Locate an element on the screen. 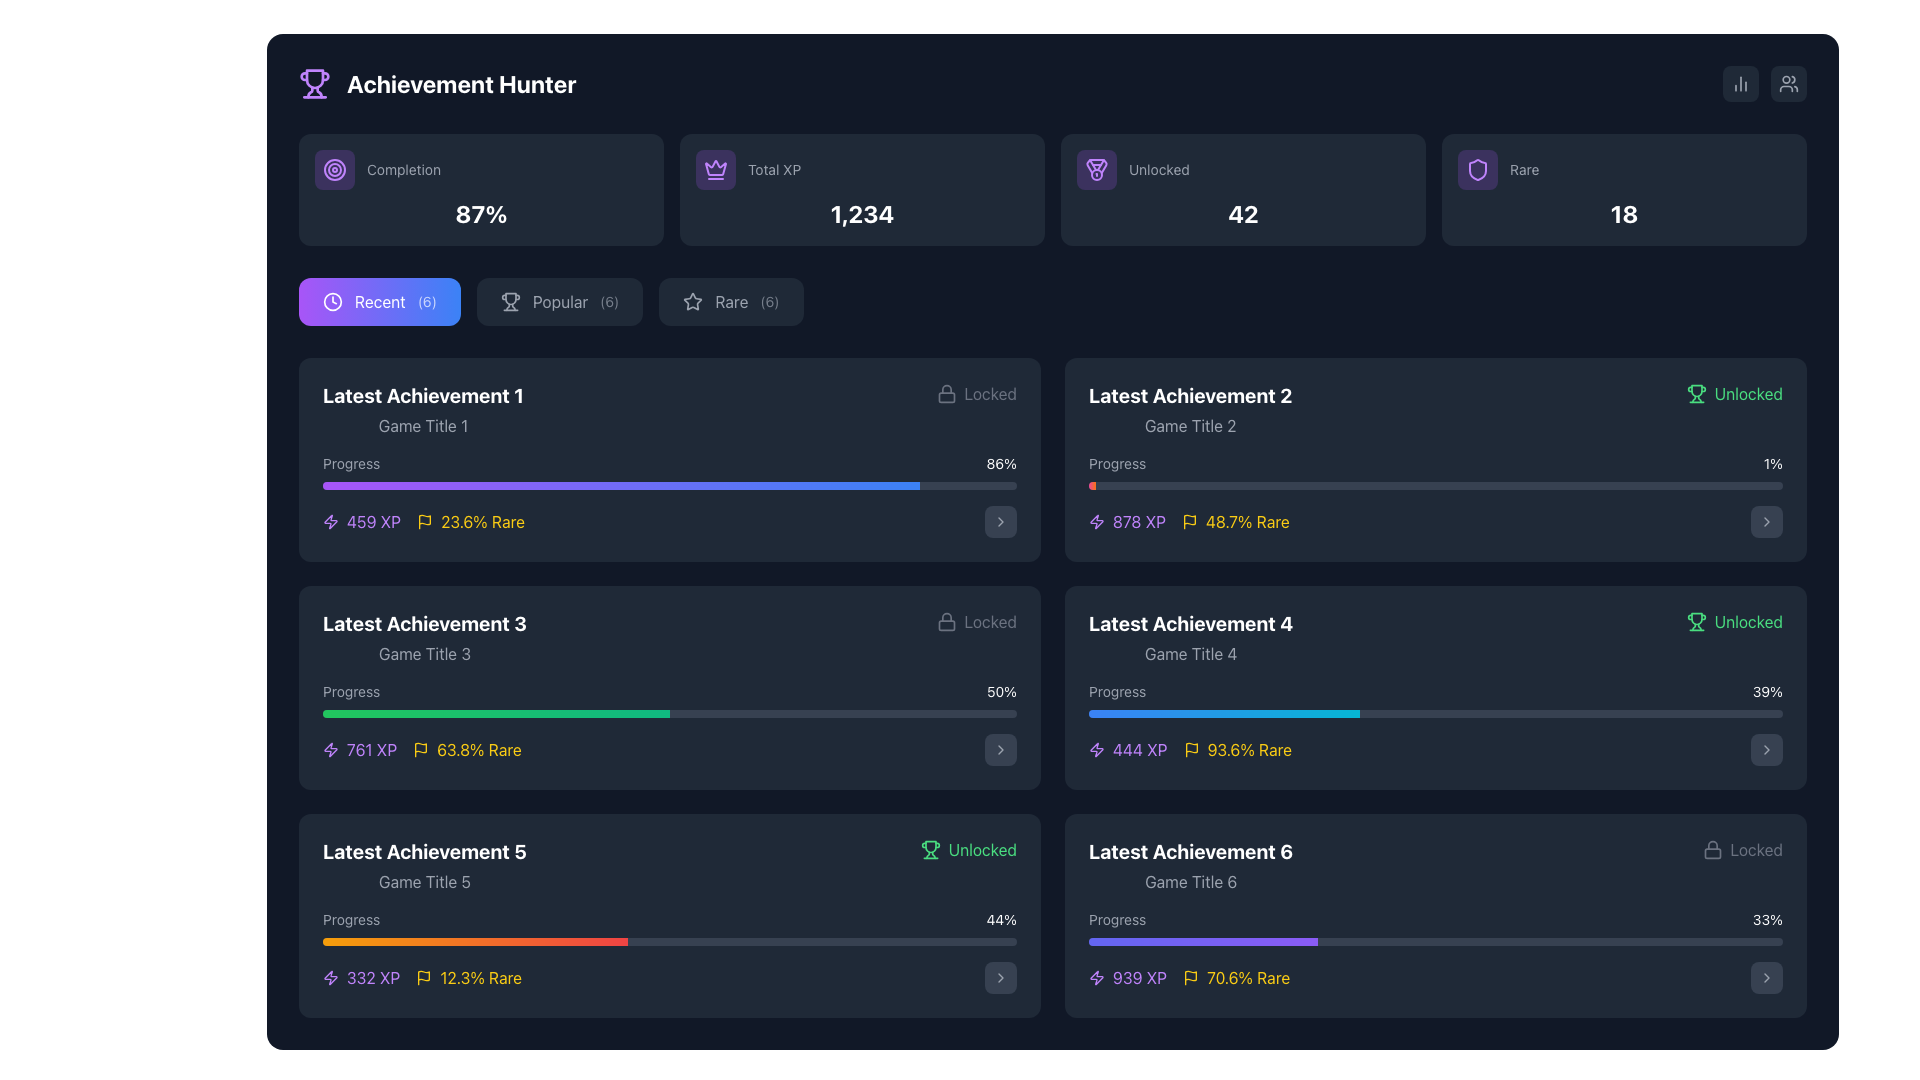 The height and width of the screenshot is (1080, 1920). the rarity flag icon located in the 'Latest Achievement 5' section, next to the XP value and before the rarity percentage is located at coordinates (423, 974).